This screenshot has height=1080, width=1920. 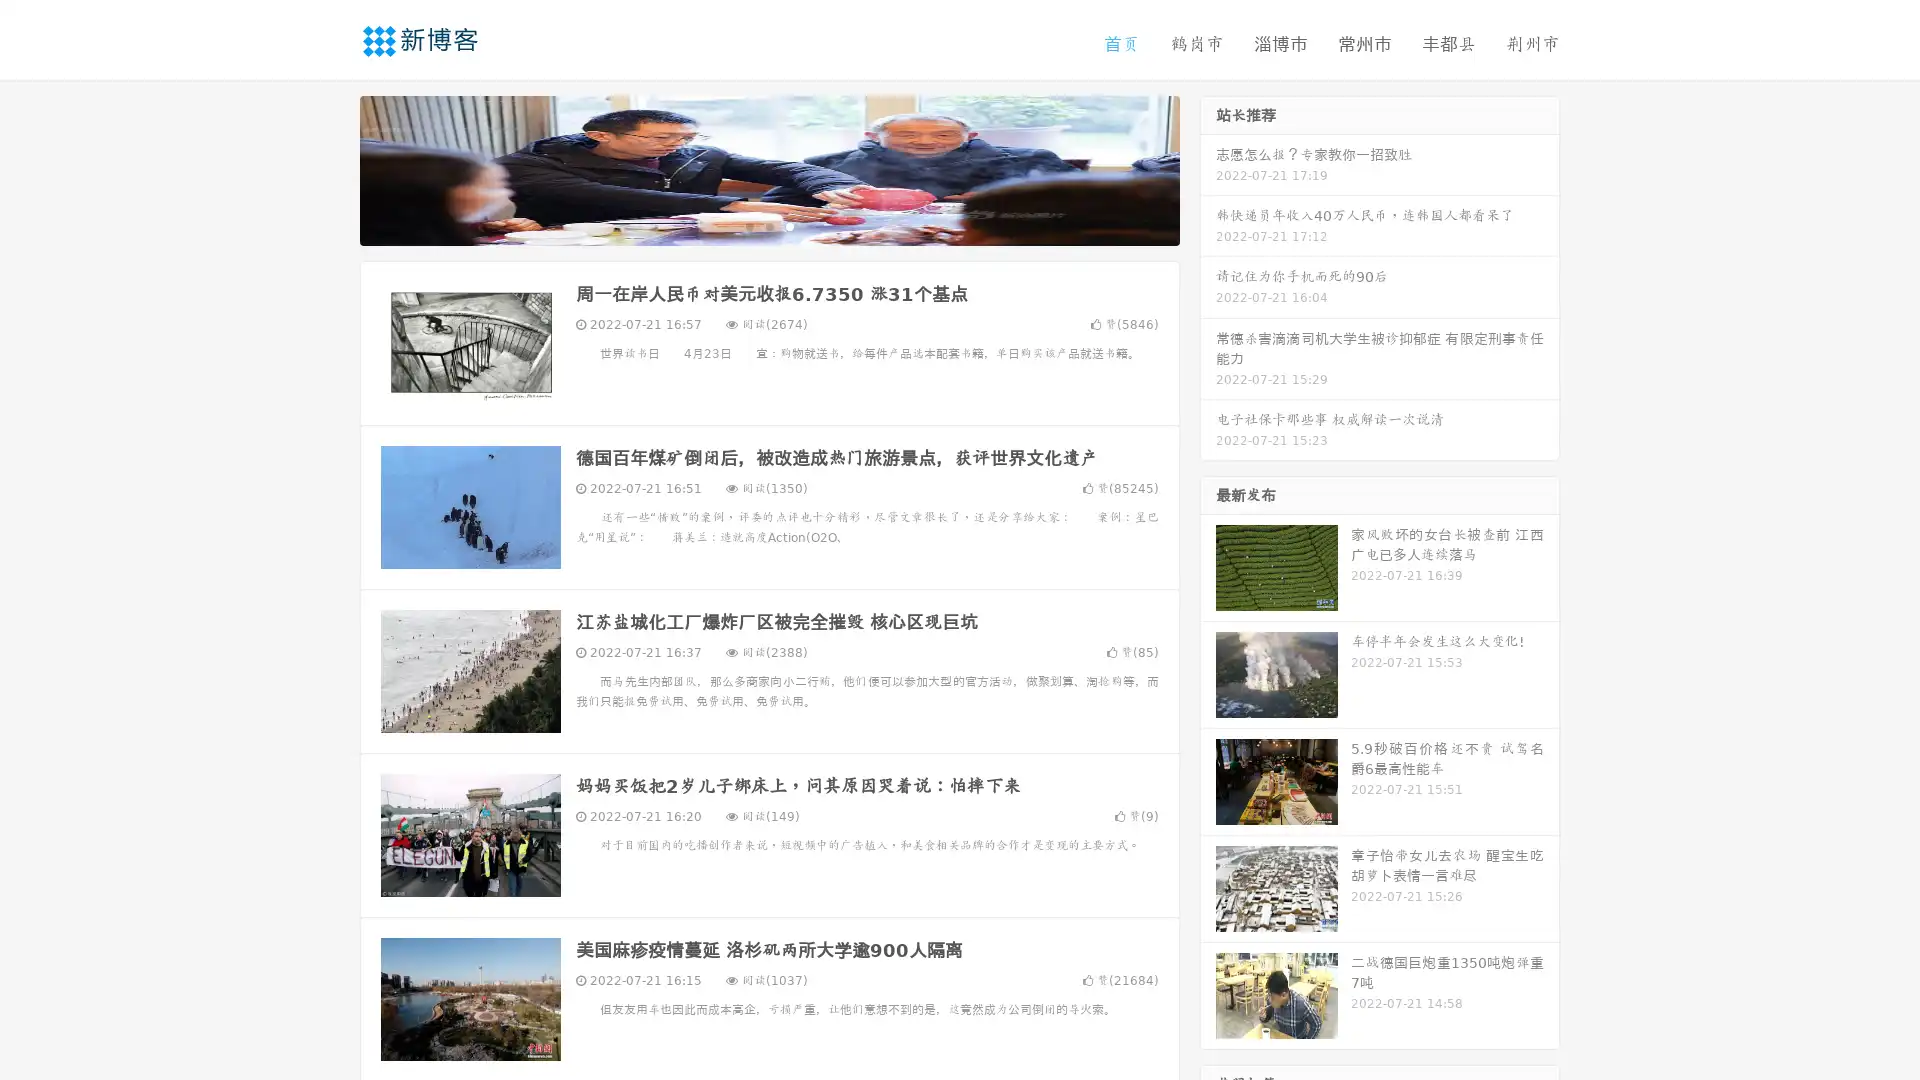 I want to click on Go to slide 1, so click(x=748, y=225).